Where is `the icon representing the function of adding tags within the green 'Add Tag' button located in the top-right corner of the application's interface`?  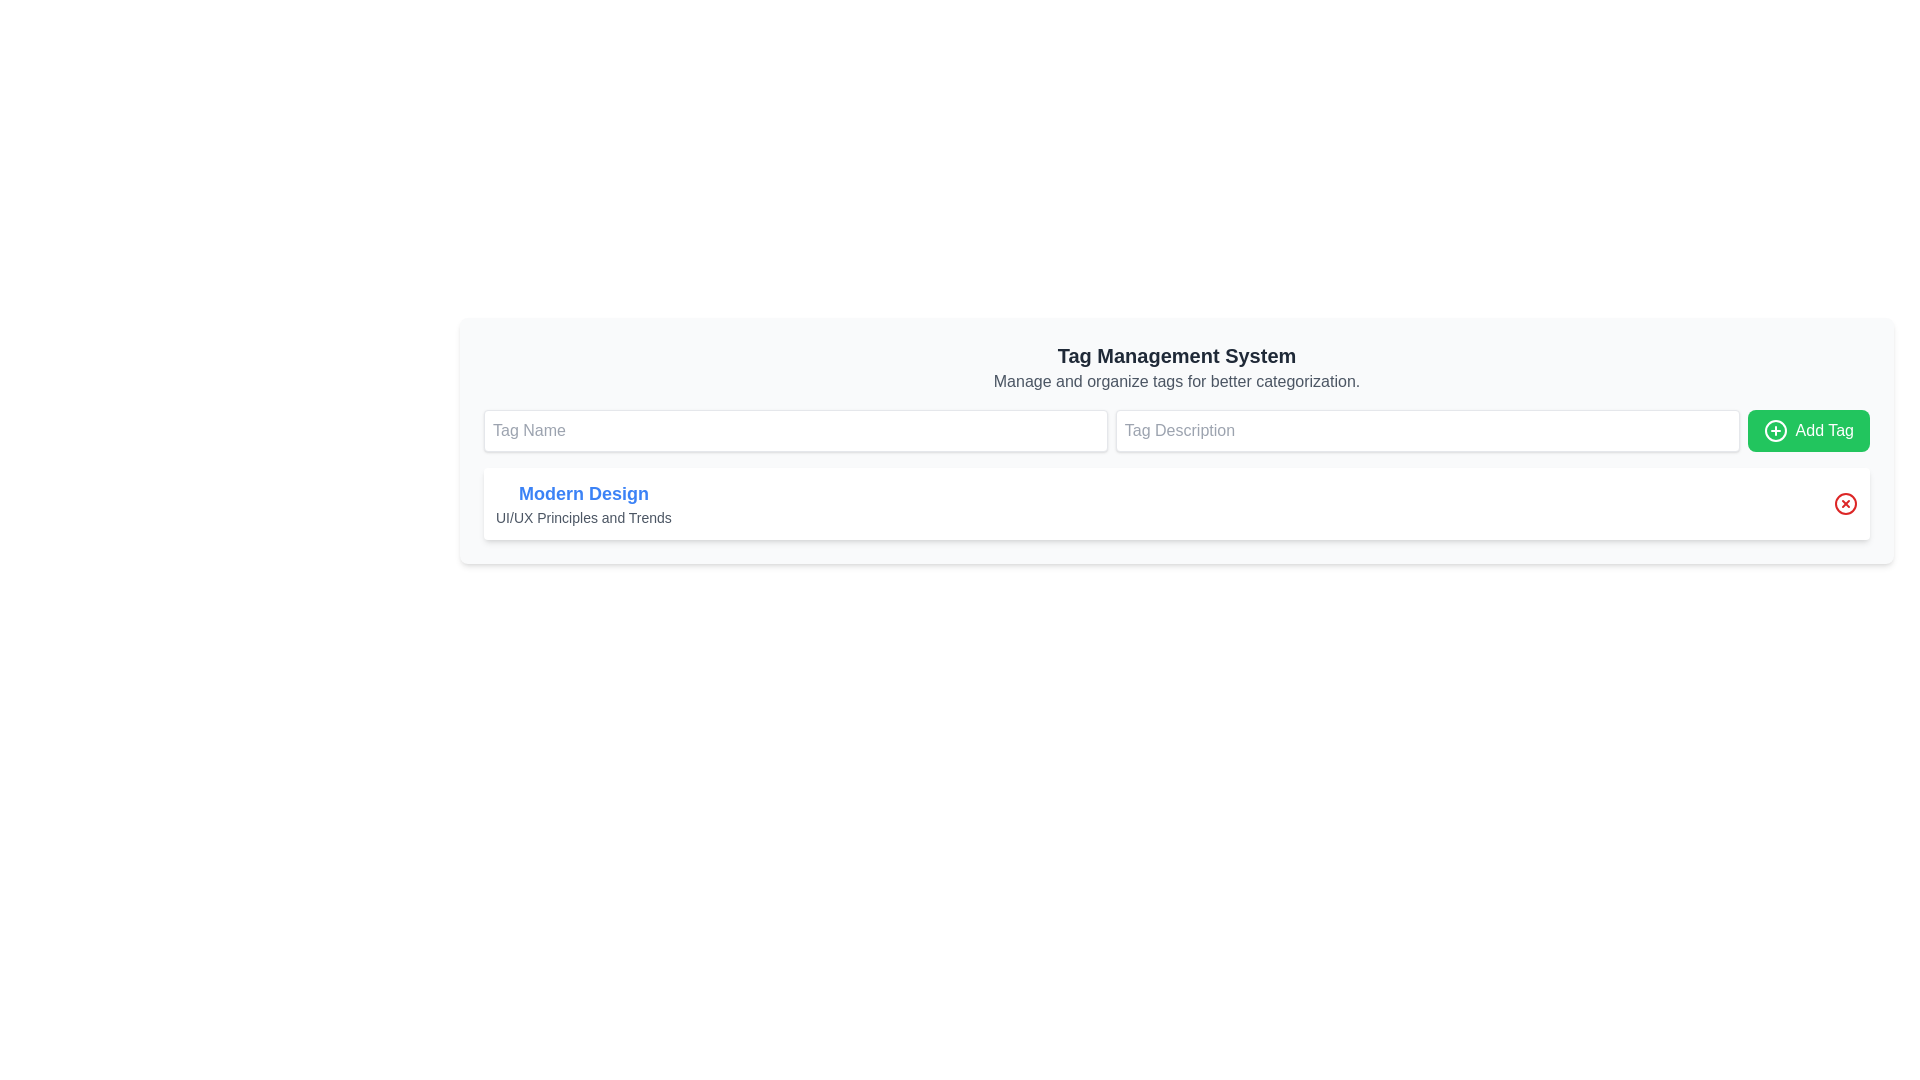
the icon representing the function of adding tags within the green 'Add Tag' button located in the top-right corner of the application's interface is located at coordinates (1775, 430).